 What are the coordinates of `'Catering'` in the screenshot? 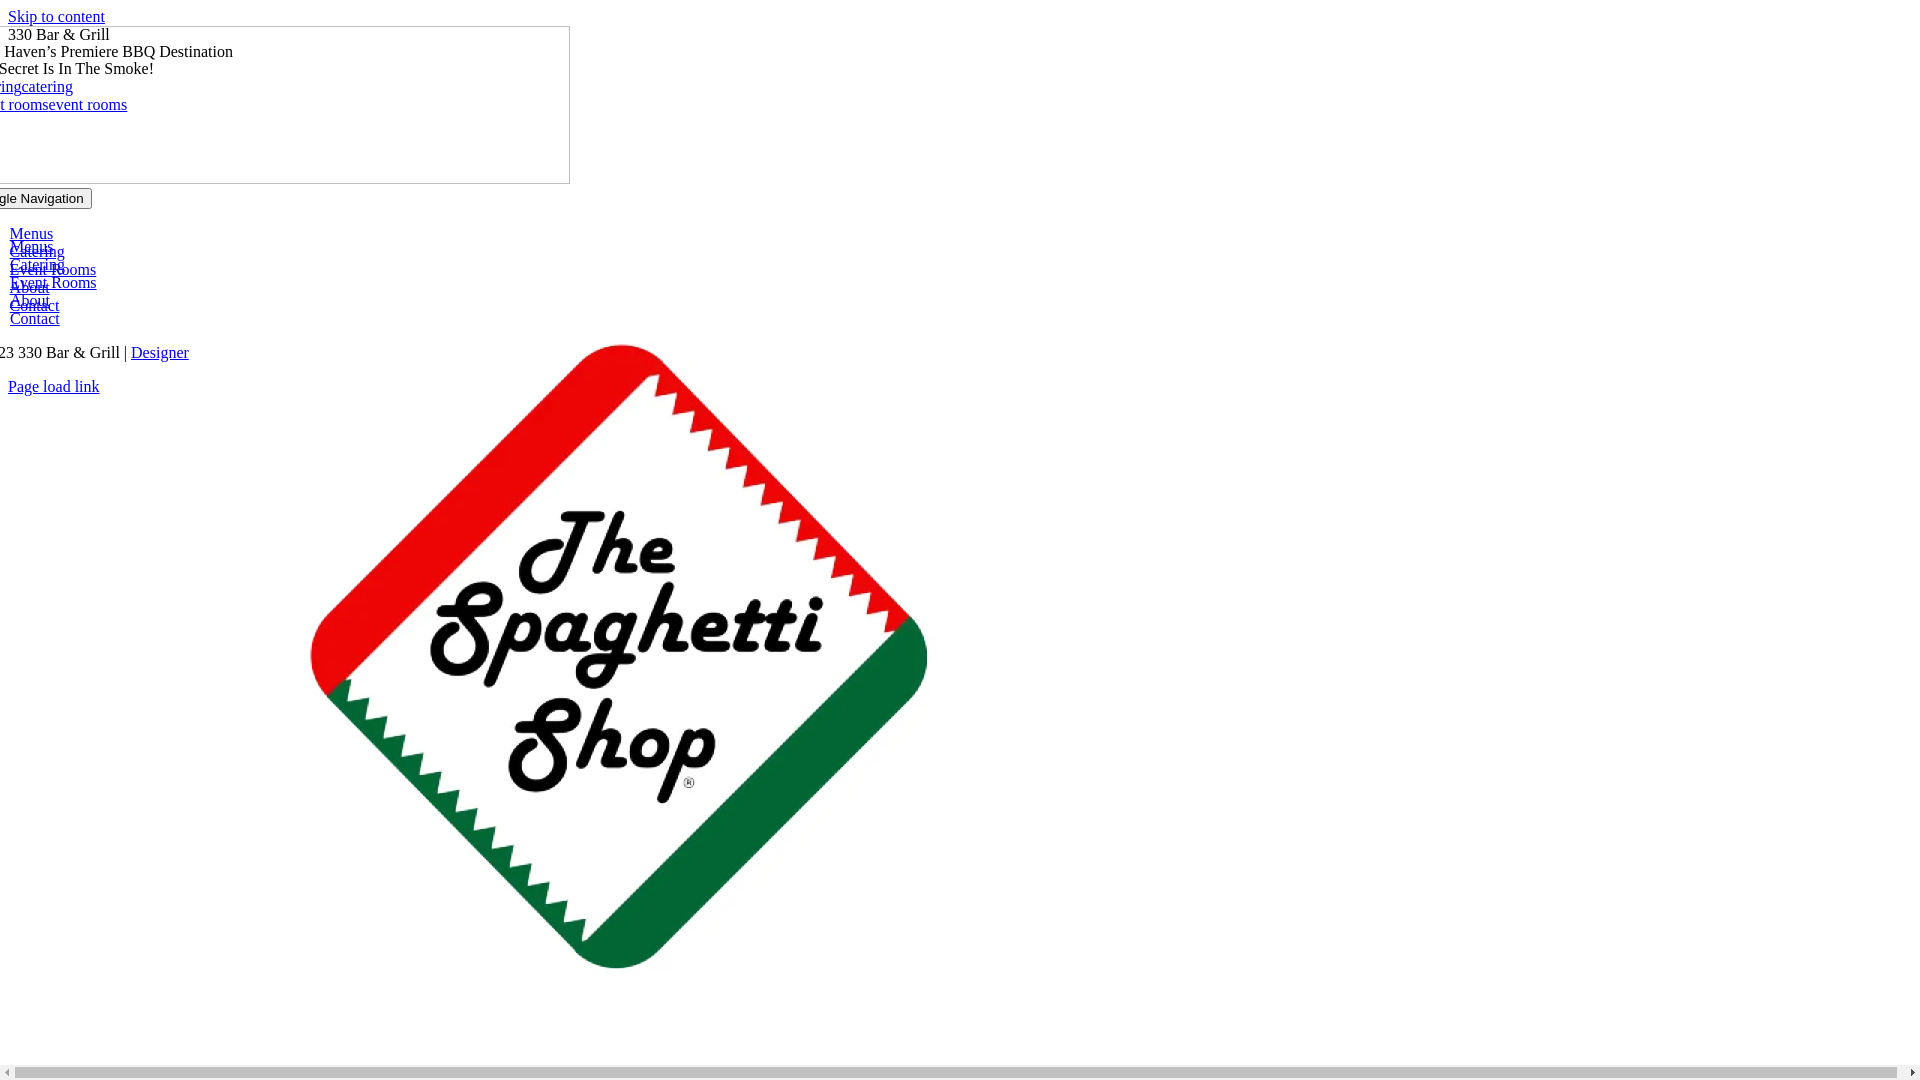 It's located at (9, 250).